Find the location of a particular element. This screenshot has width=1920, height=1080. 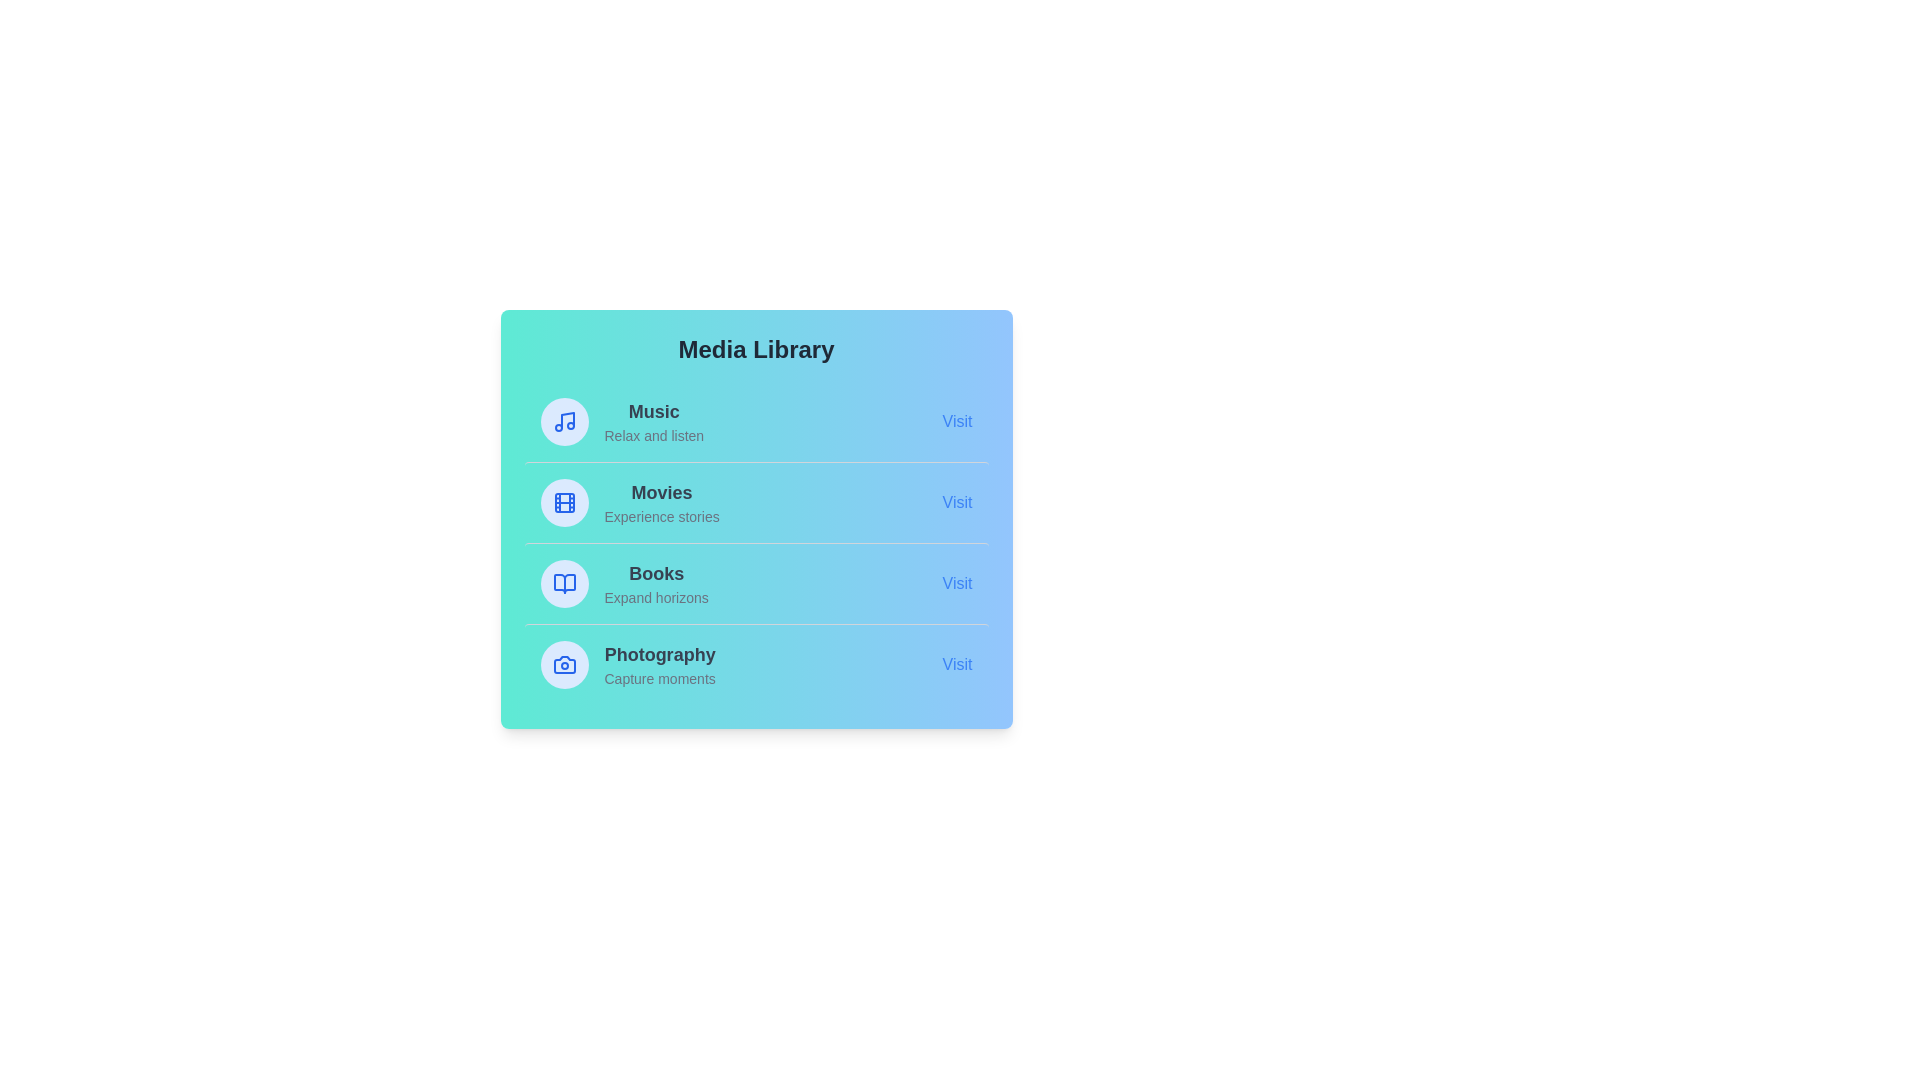

the 'Visit' link for Music is located at coordinates (956, 420).